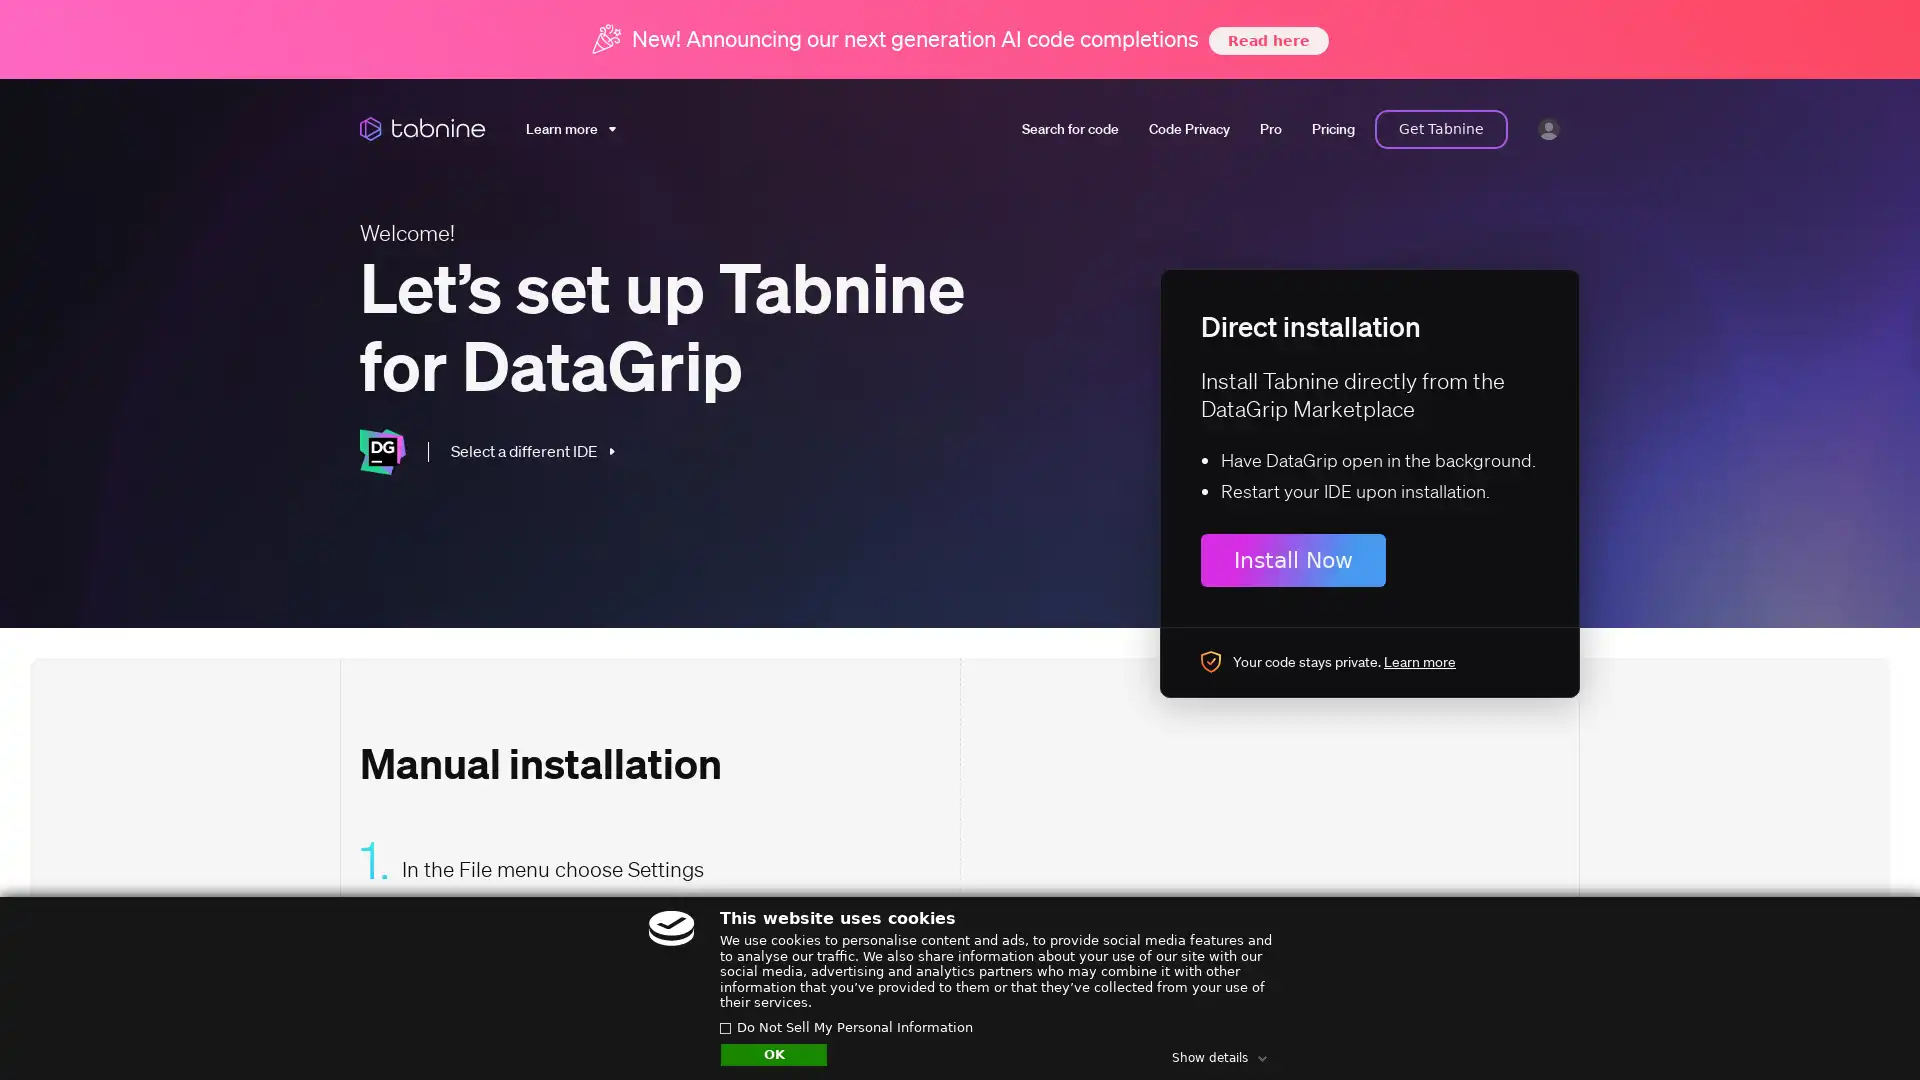 This screenshot has height=1080, width=1920. Describe the element at coordinates (1815, 1003) in the screenshot. I see `Dismiss Message` at that location.